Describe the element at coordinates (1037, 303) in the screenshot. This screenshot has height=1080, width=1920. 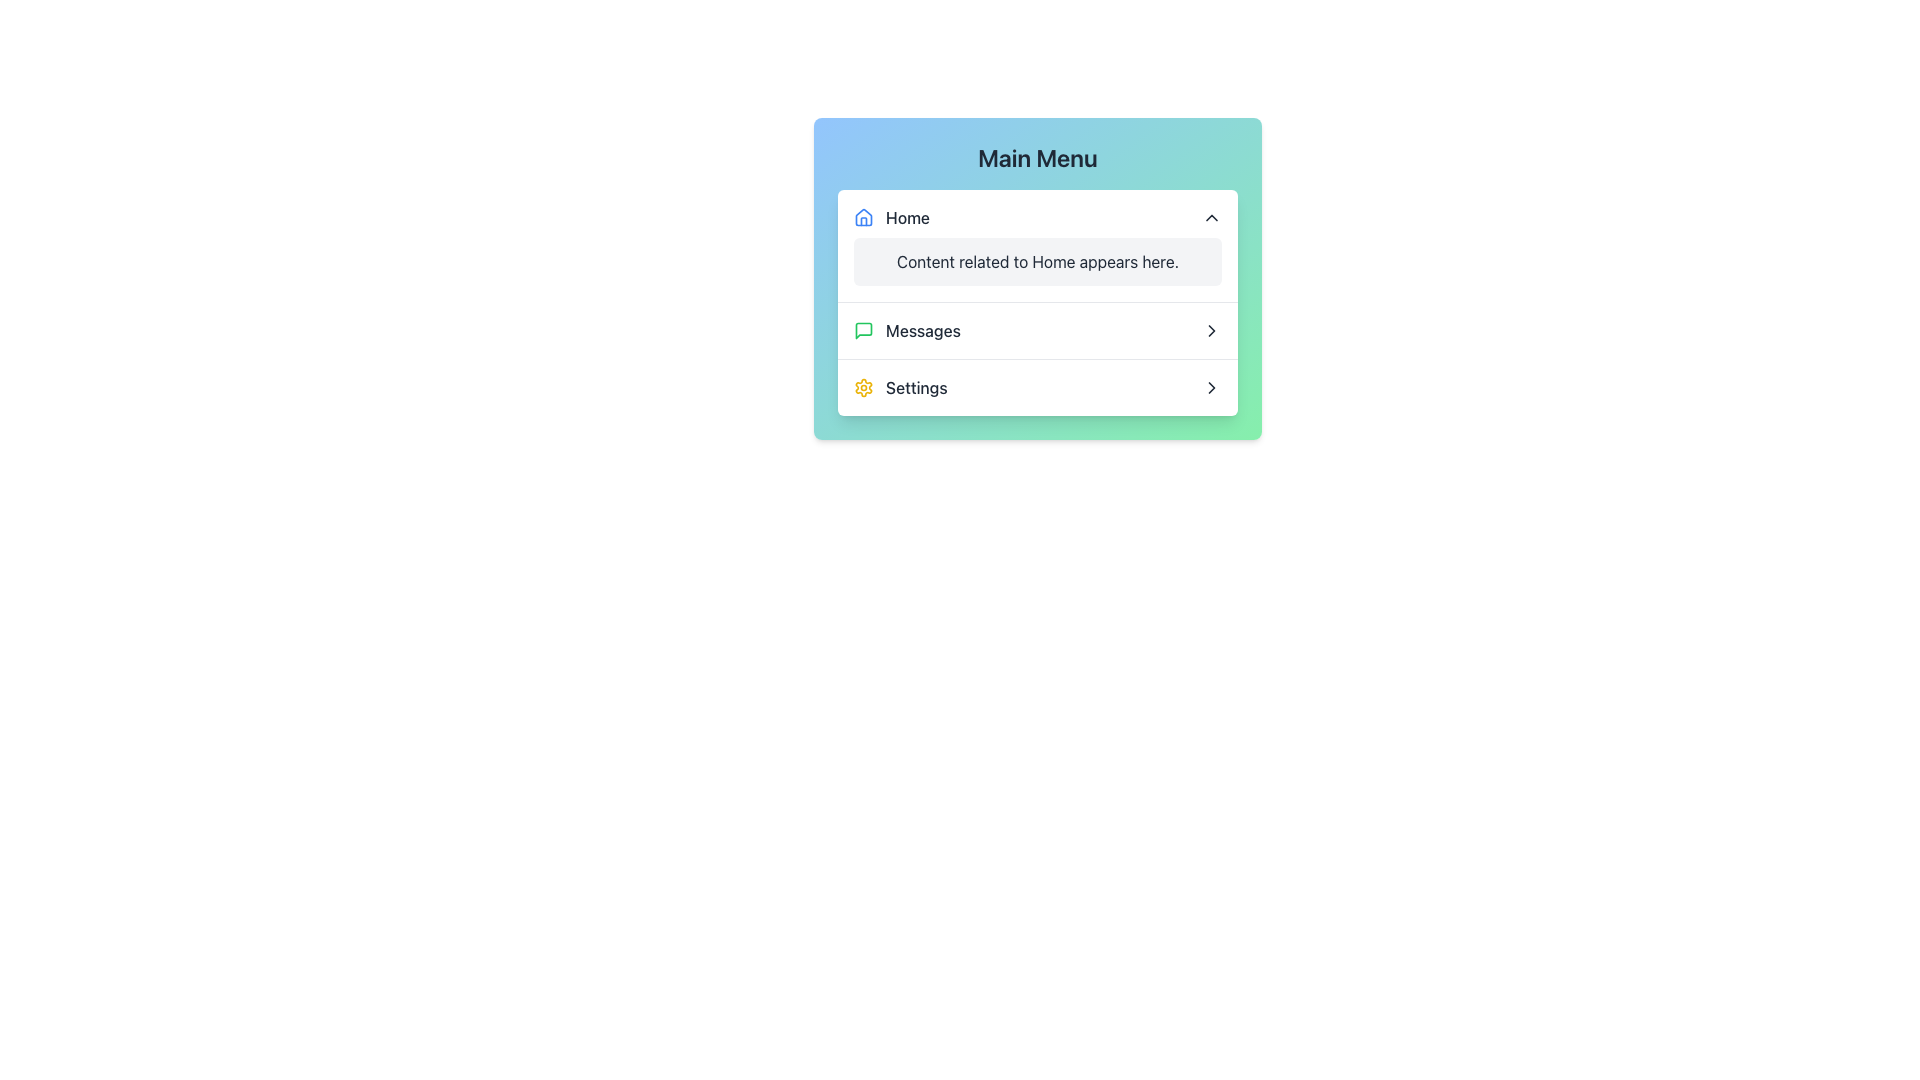
I see `the Collapsible Panel for the 'Home' category` at that location.